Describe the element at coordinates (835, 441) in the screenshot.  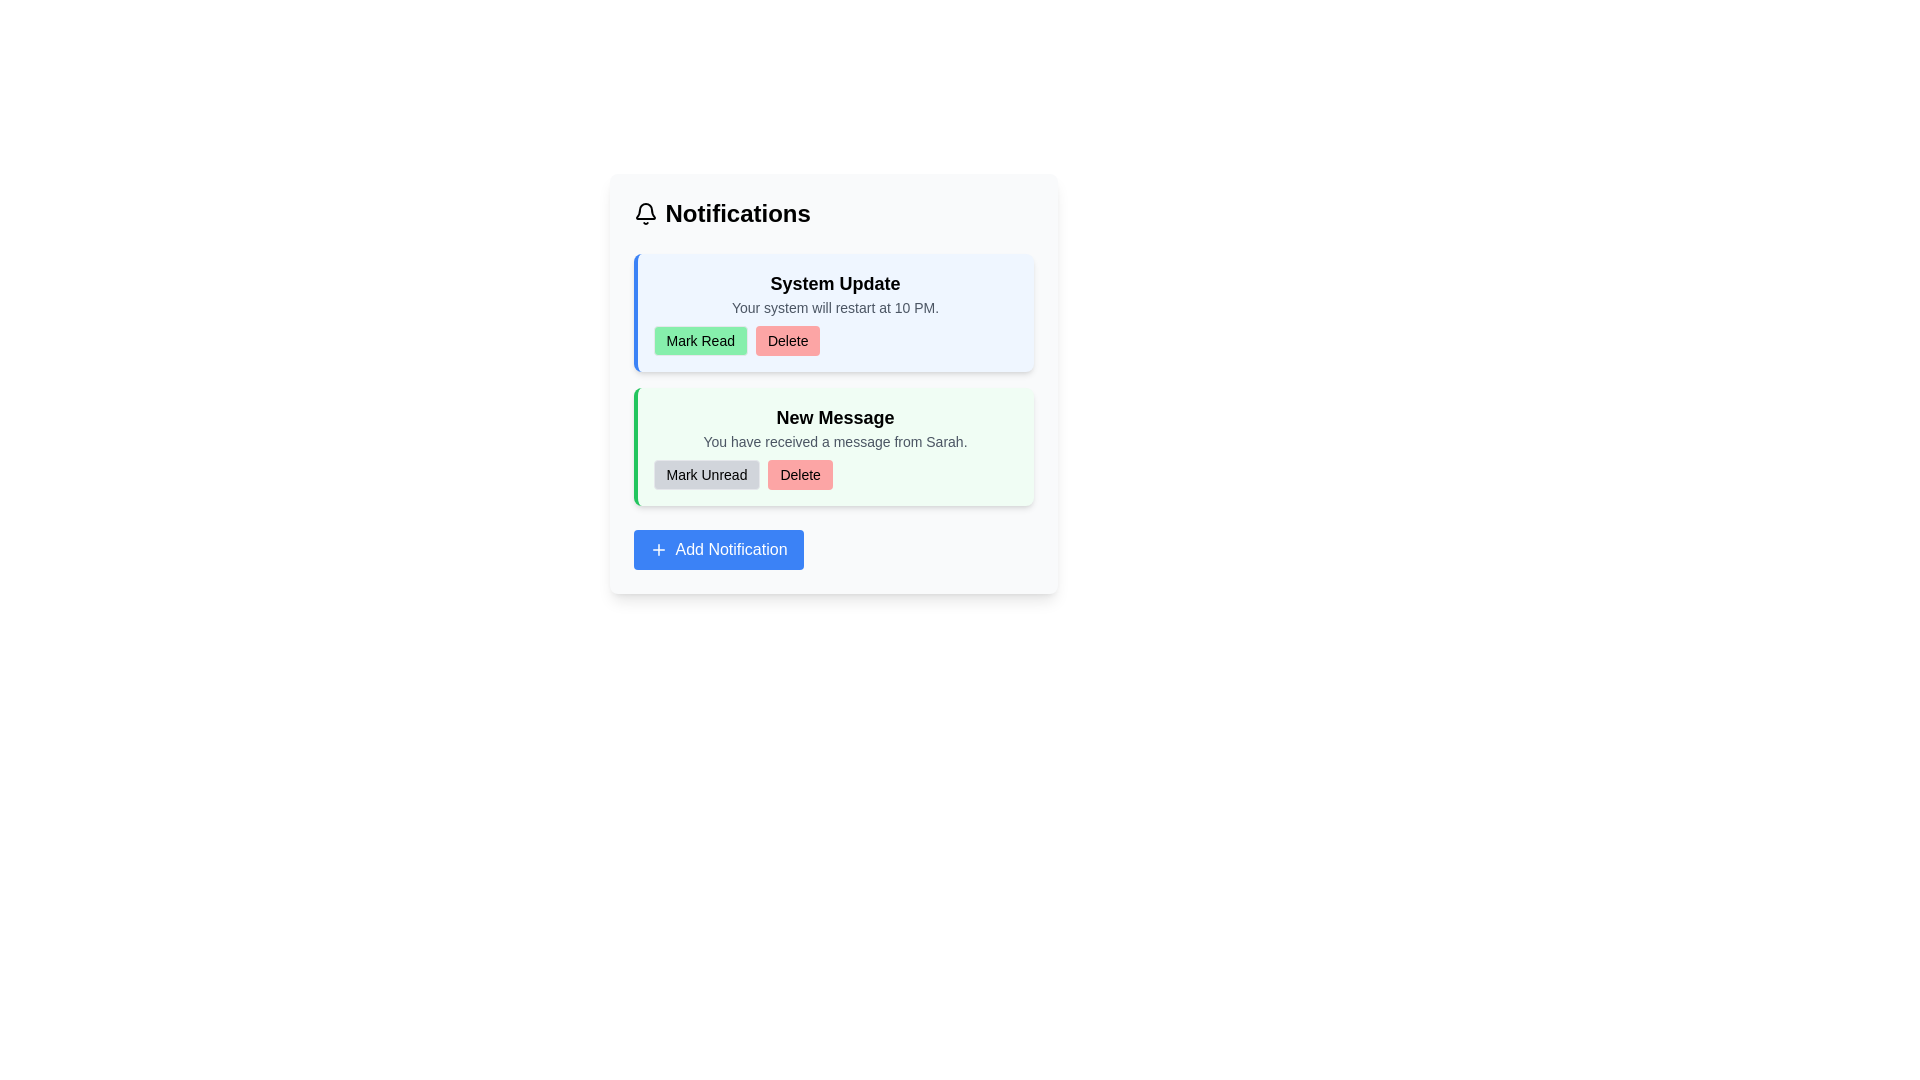
I see `the informational Text Label that conveys a message from Sarah, located below the title 'New Message' and above the action buttons 'Mark Unread' and 'Delete'` at that location.